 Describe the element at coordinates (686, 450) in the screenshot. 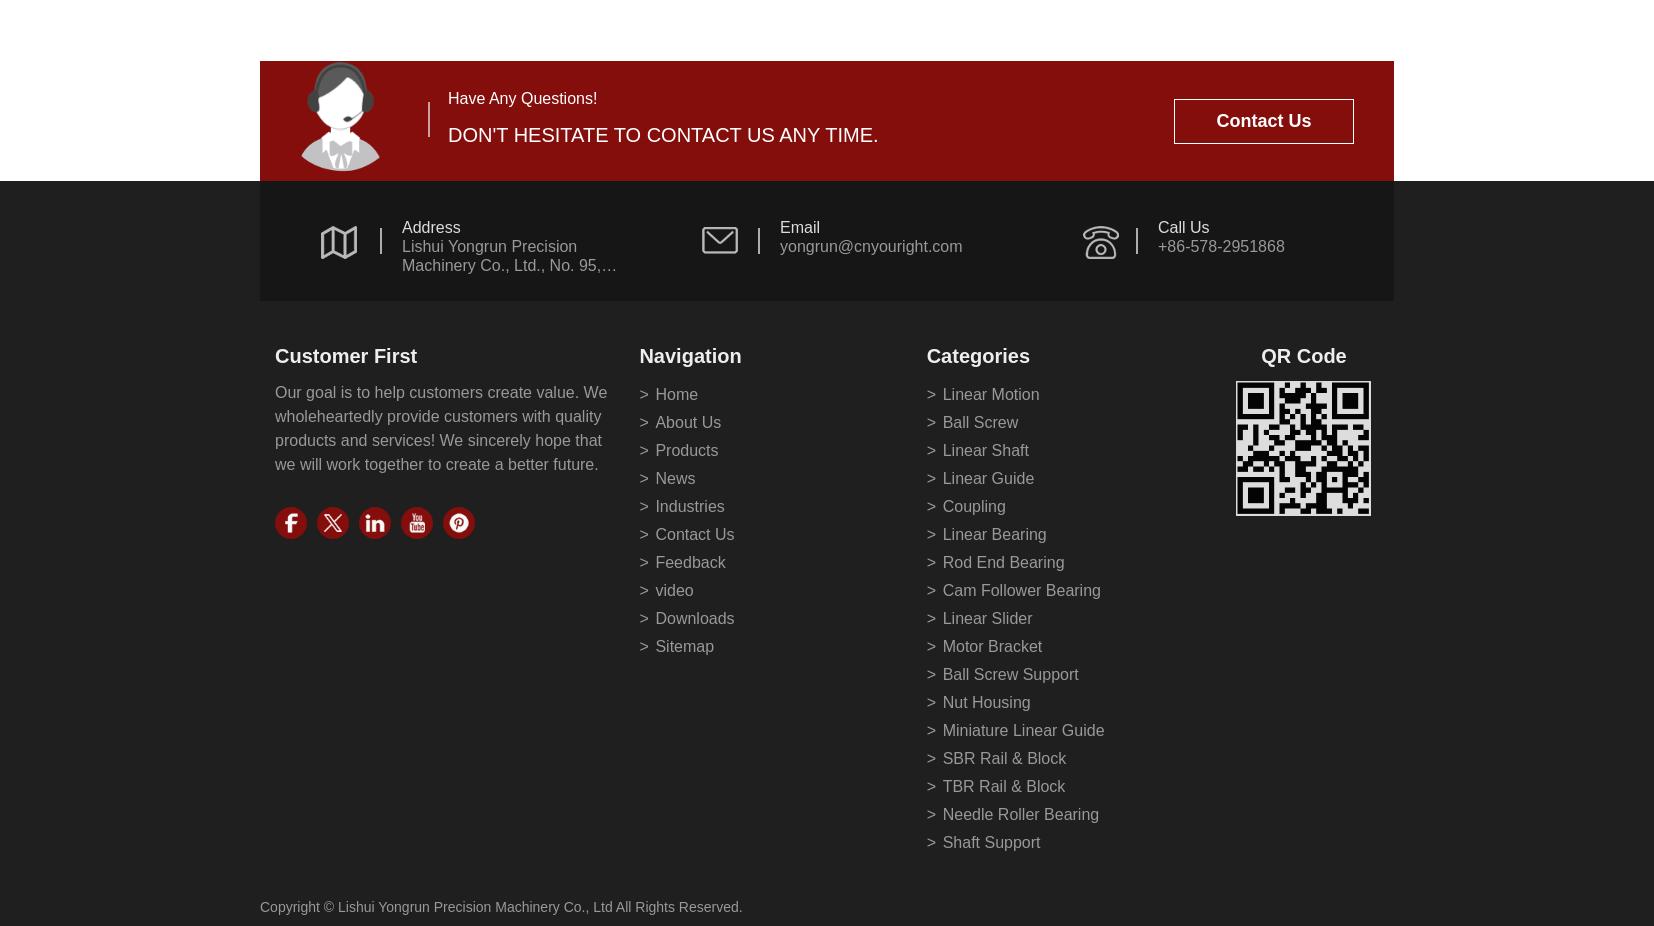

I see `'Products'` at that location.